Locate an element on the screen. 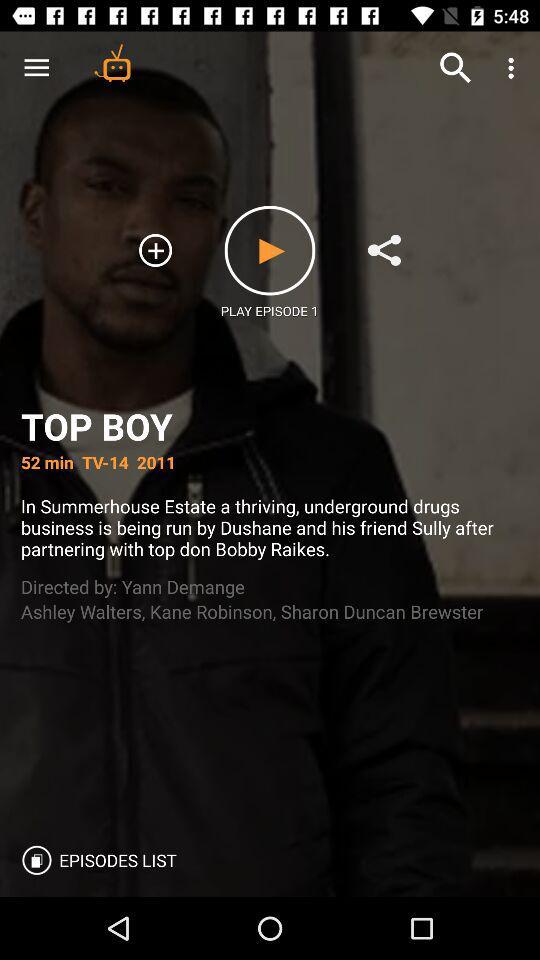 The width and height of the screenshot is (540, 960). share the movie is located at coordinates (384, 249).